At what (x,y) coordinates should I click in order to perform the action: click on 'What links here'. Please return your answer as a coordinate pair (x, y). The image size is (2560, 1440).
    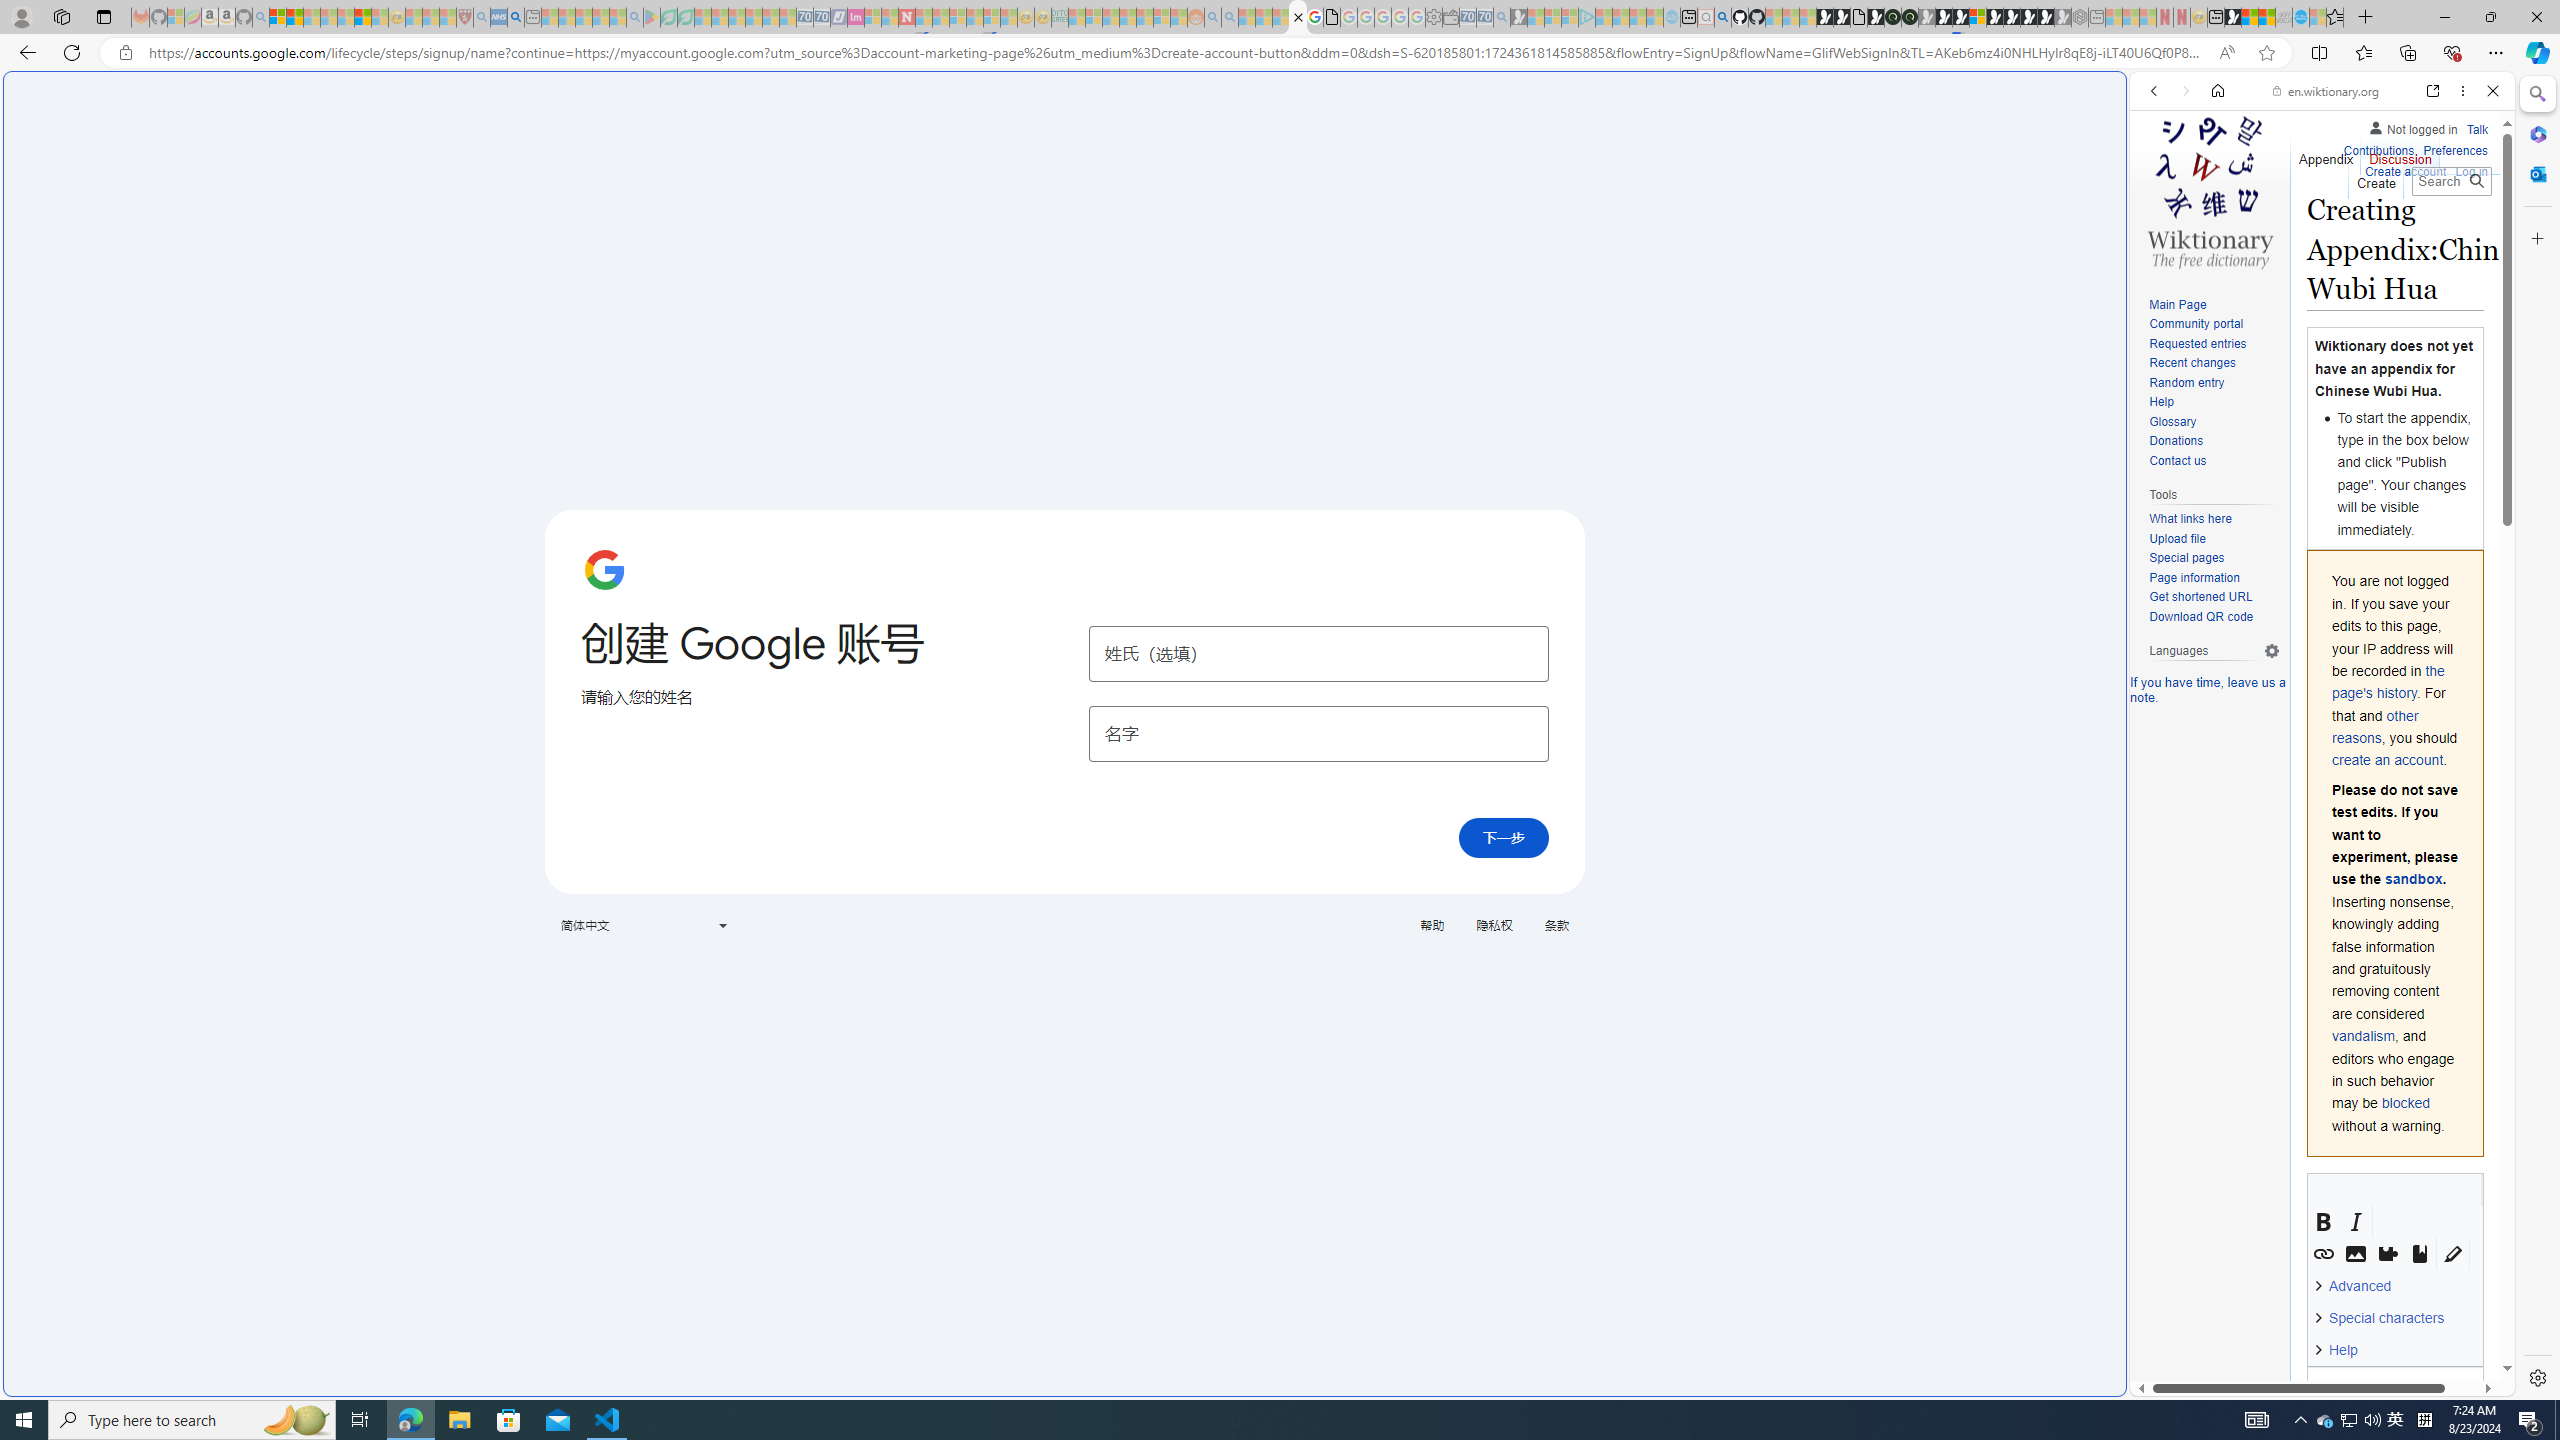
    Looking at the image, I should click on (2213, 518).